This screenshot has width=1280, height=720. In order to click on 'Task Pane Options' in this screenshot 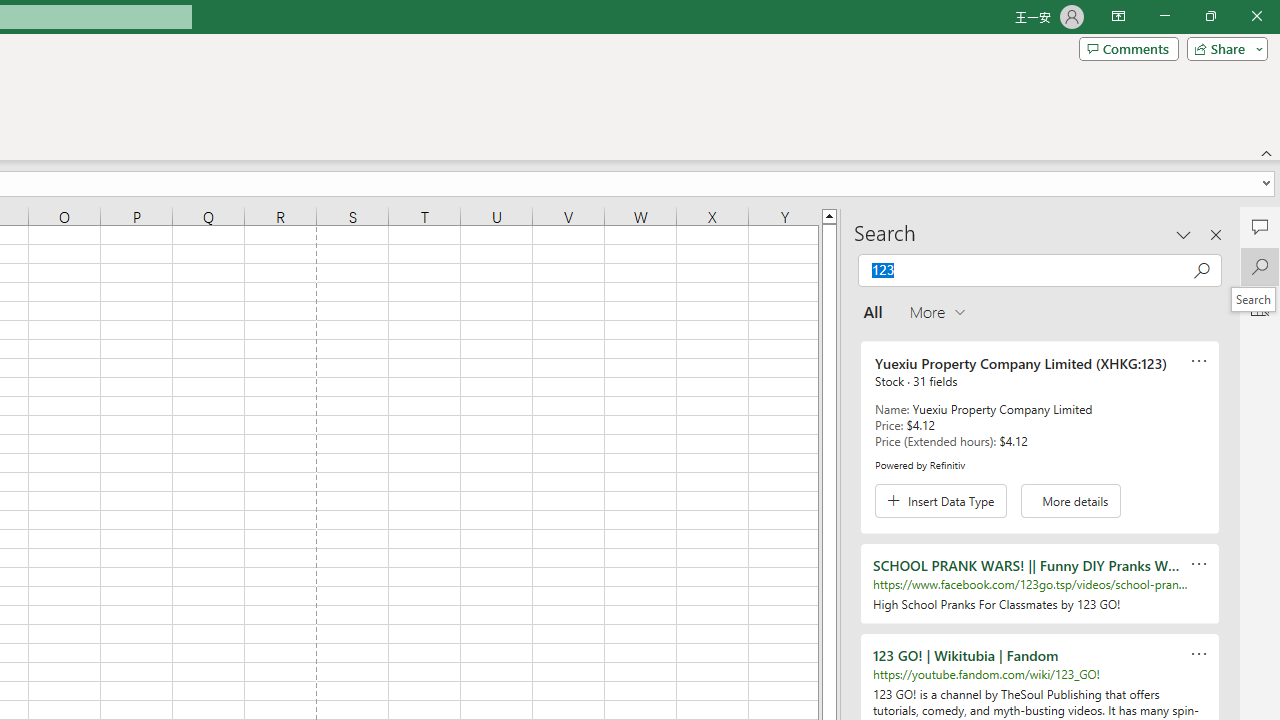, I will do `click(1184, 234)`.